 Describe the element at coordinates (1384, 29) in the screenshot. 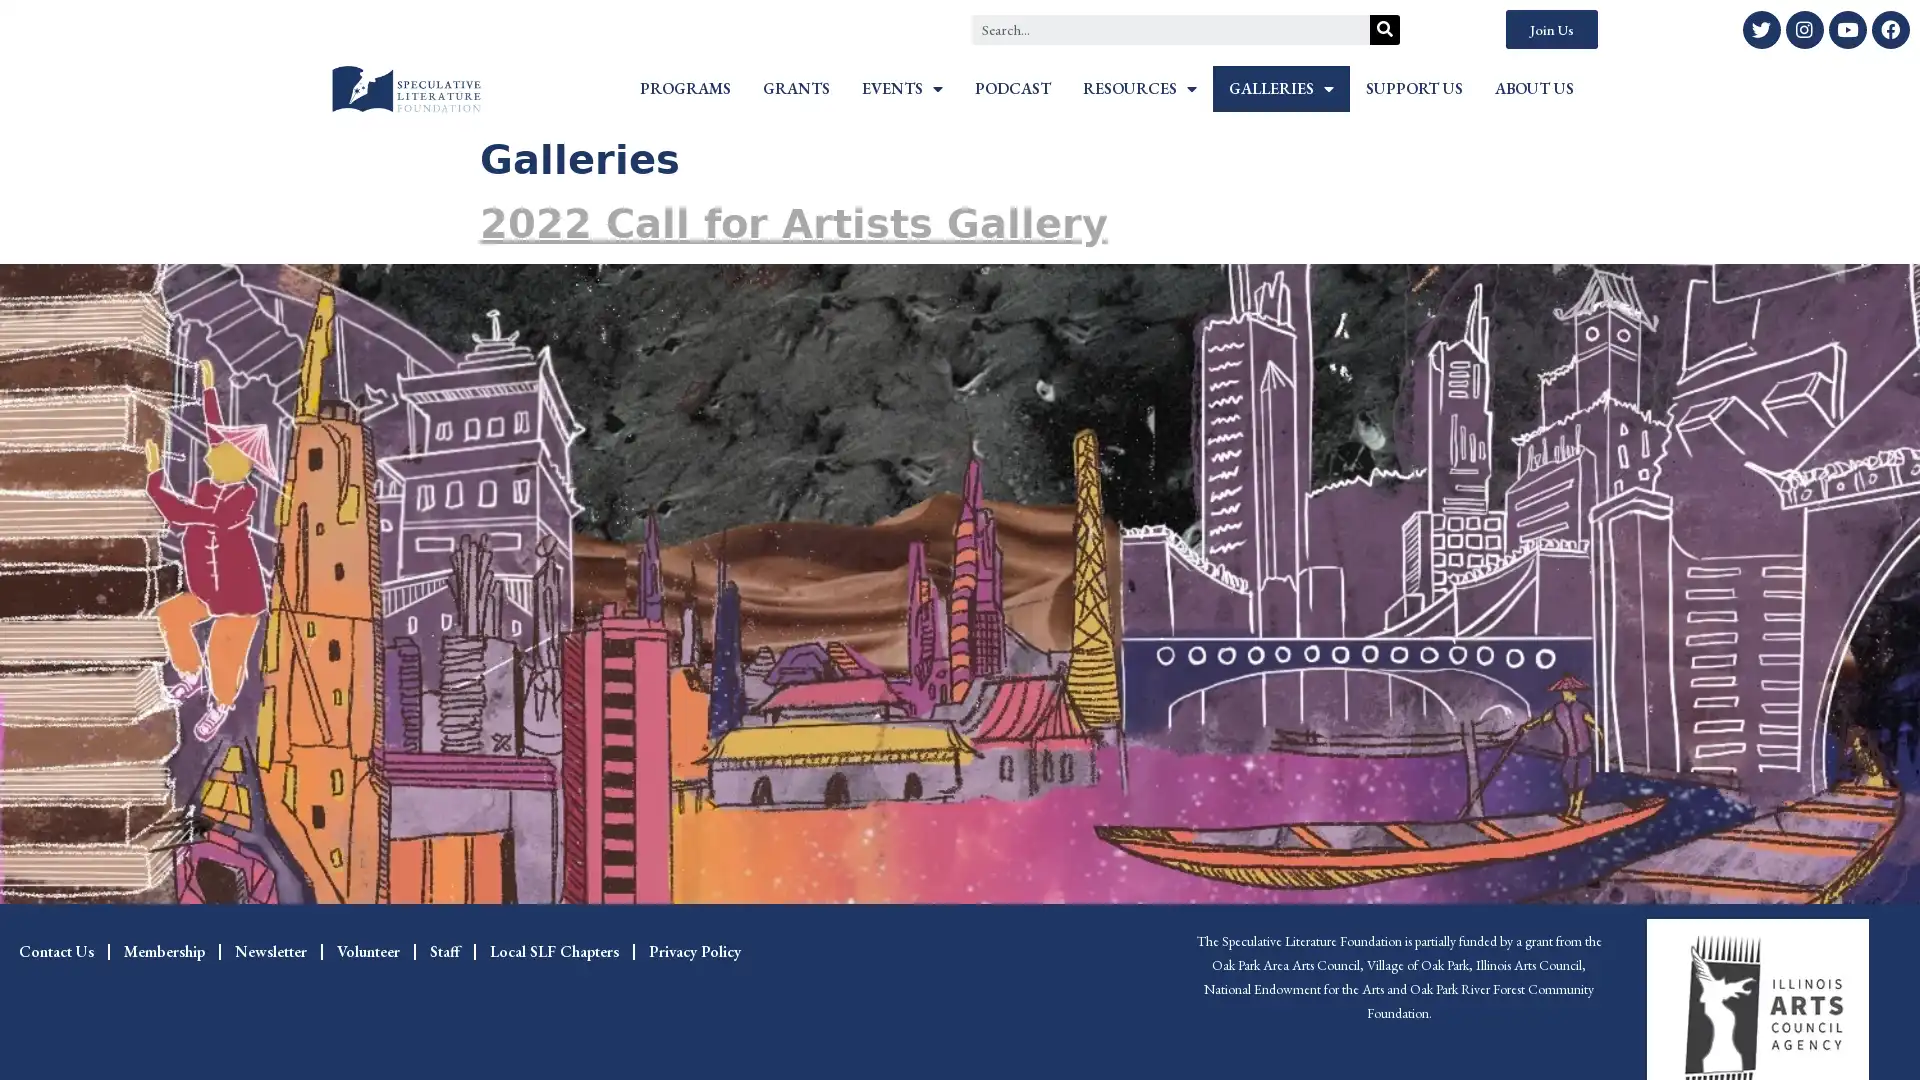

I see `Search` at that location.